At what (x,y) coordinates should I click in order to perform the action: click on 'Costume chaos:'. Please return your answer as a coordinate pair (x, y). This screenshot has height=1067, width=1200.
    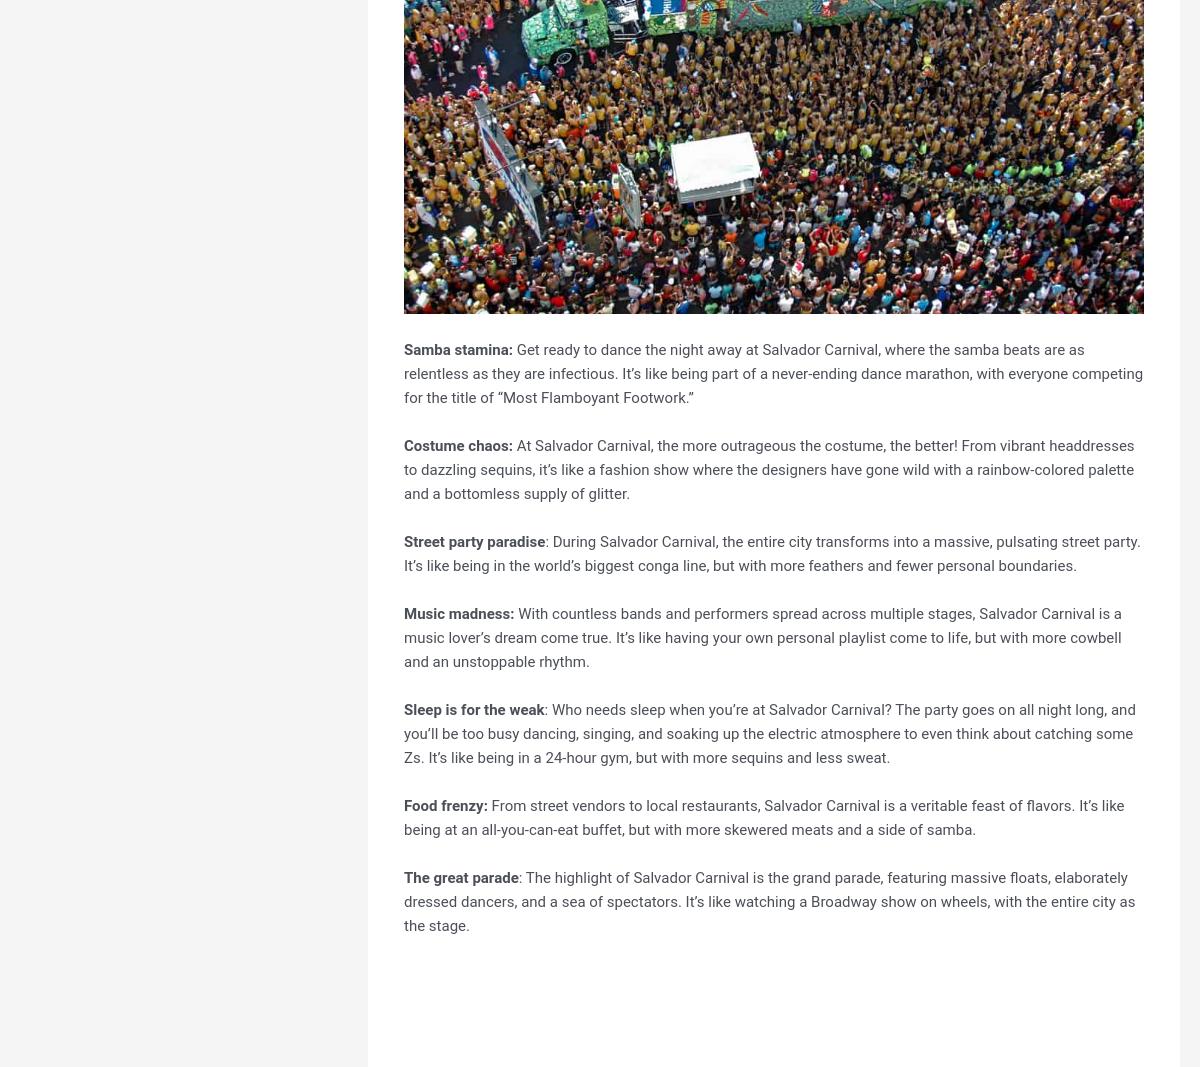
    Looking at the image, I should click on (457, 444).